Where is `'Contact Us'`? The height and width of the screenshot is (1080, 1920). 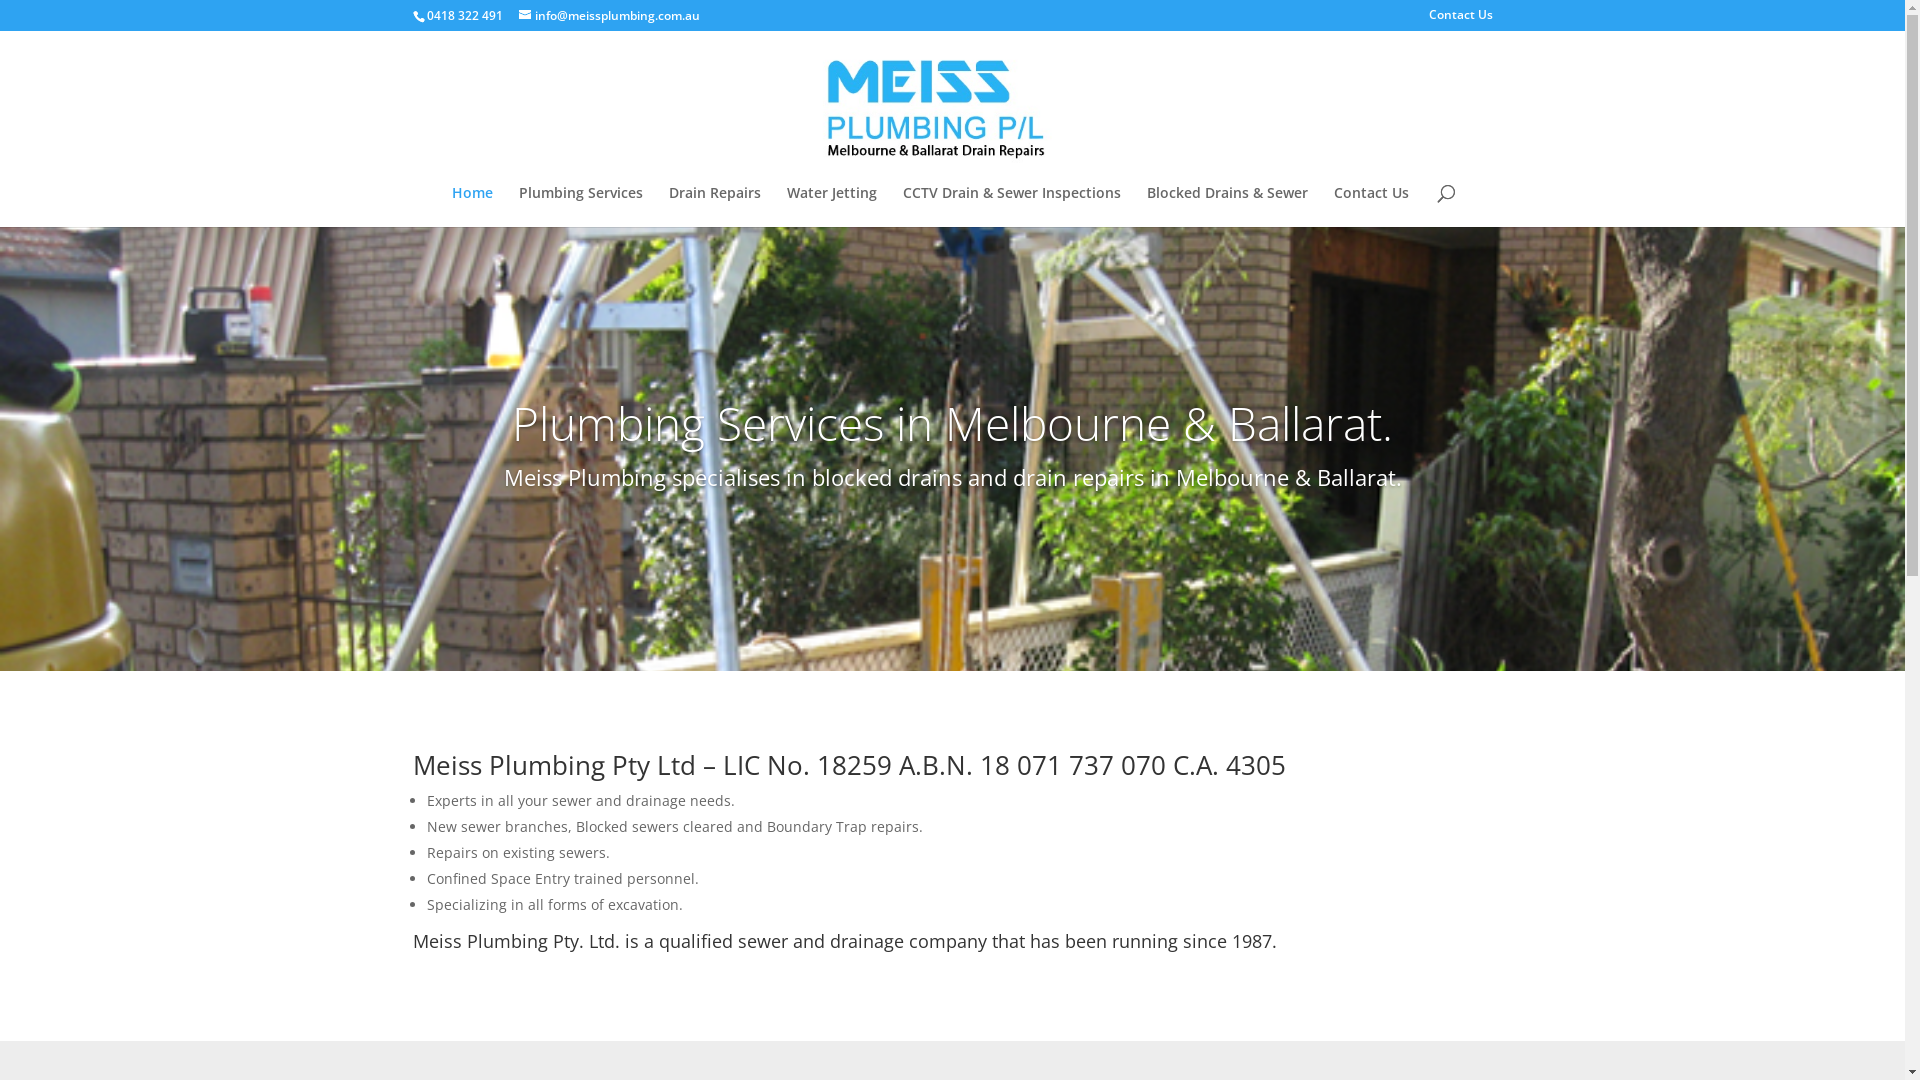 'Contact Us' is located at coordinates (1370, 206).